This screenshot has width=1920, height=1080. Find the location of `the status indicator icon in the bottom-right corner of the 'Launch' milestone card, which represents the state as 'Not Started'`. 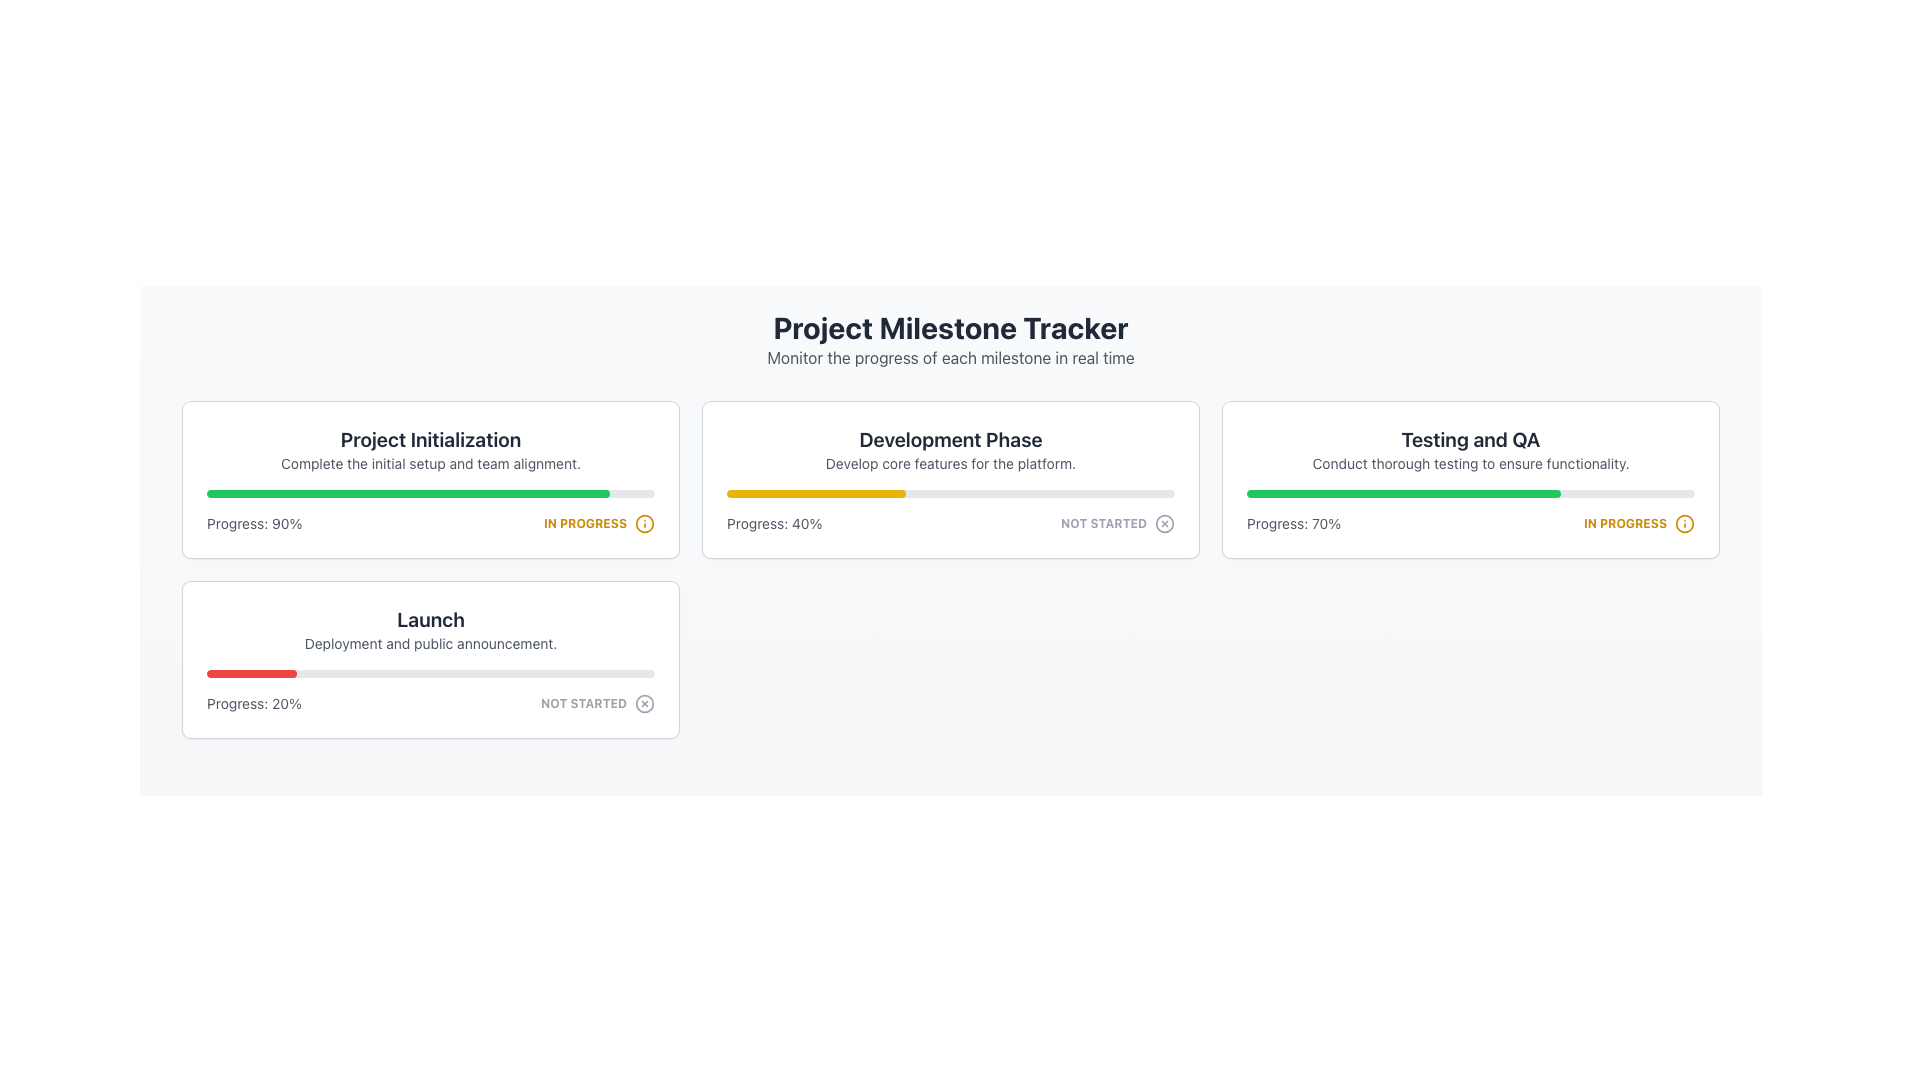

the status indicator icon in the bottom-right corner of the 'Launch' milestone card, which represents the state as 'Not Started' is located at coordinates (644, 703).